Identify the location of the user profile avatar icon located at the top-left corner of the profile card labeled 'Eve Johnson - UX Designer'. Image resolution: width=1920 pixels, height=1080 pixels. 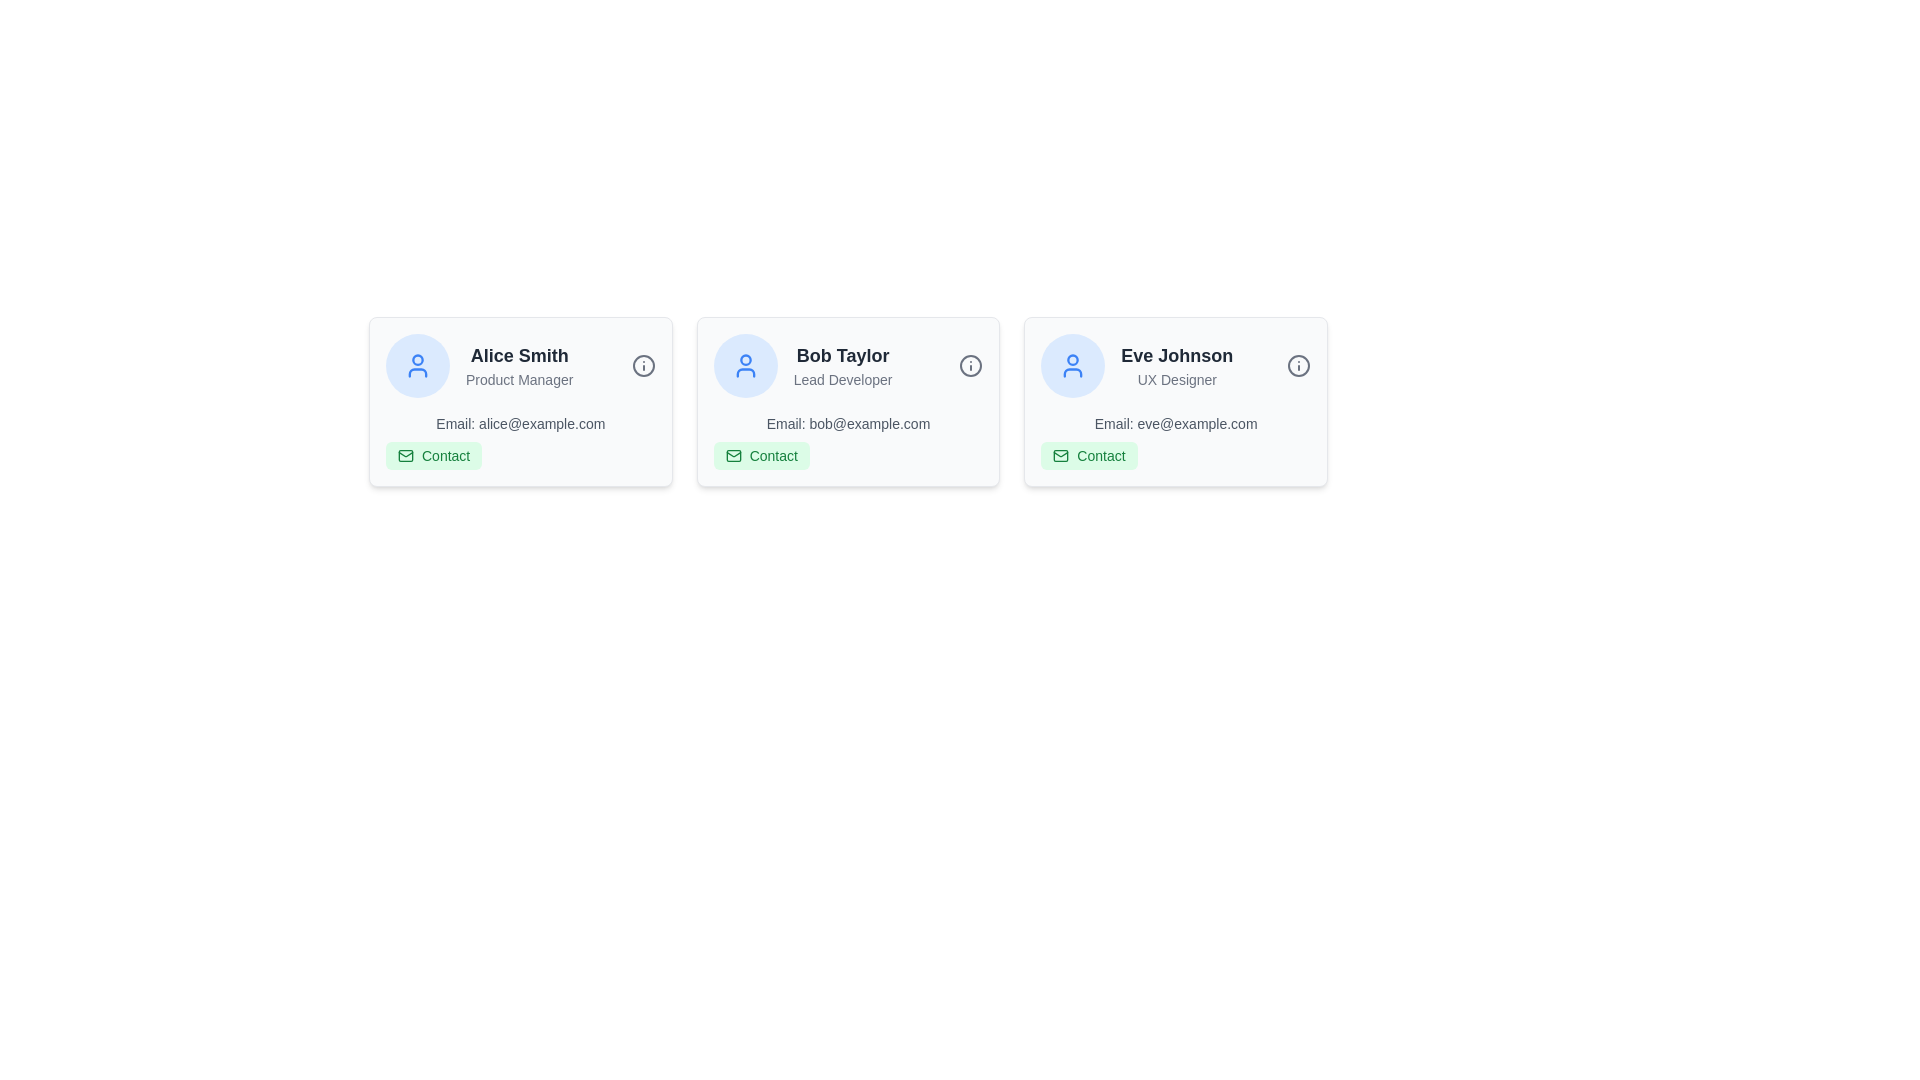
(1072, 366).